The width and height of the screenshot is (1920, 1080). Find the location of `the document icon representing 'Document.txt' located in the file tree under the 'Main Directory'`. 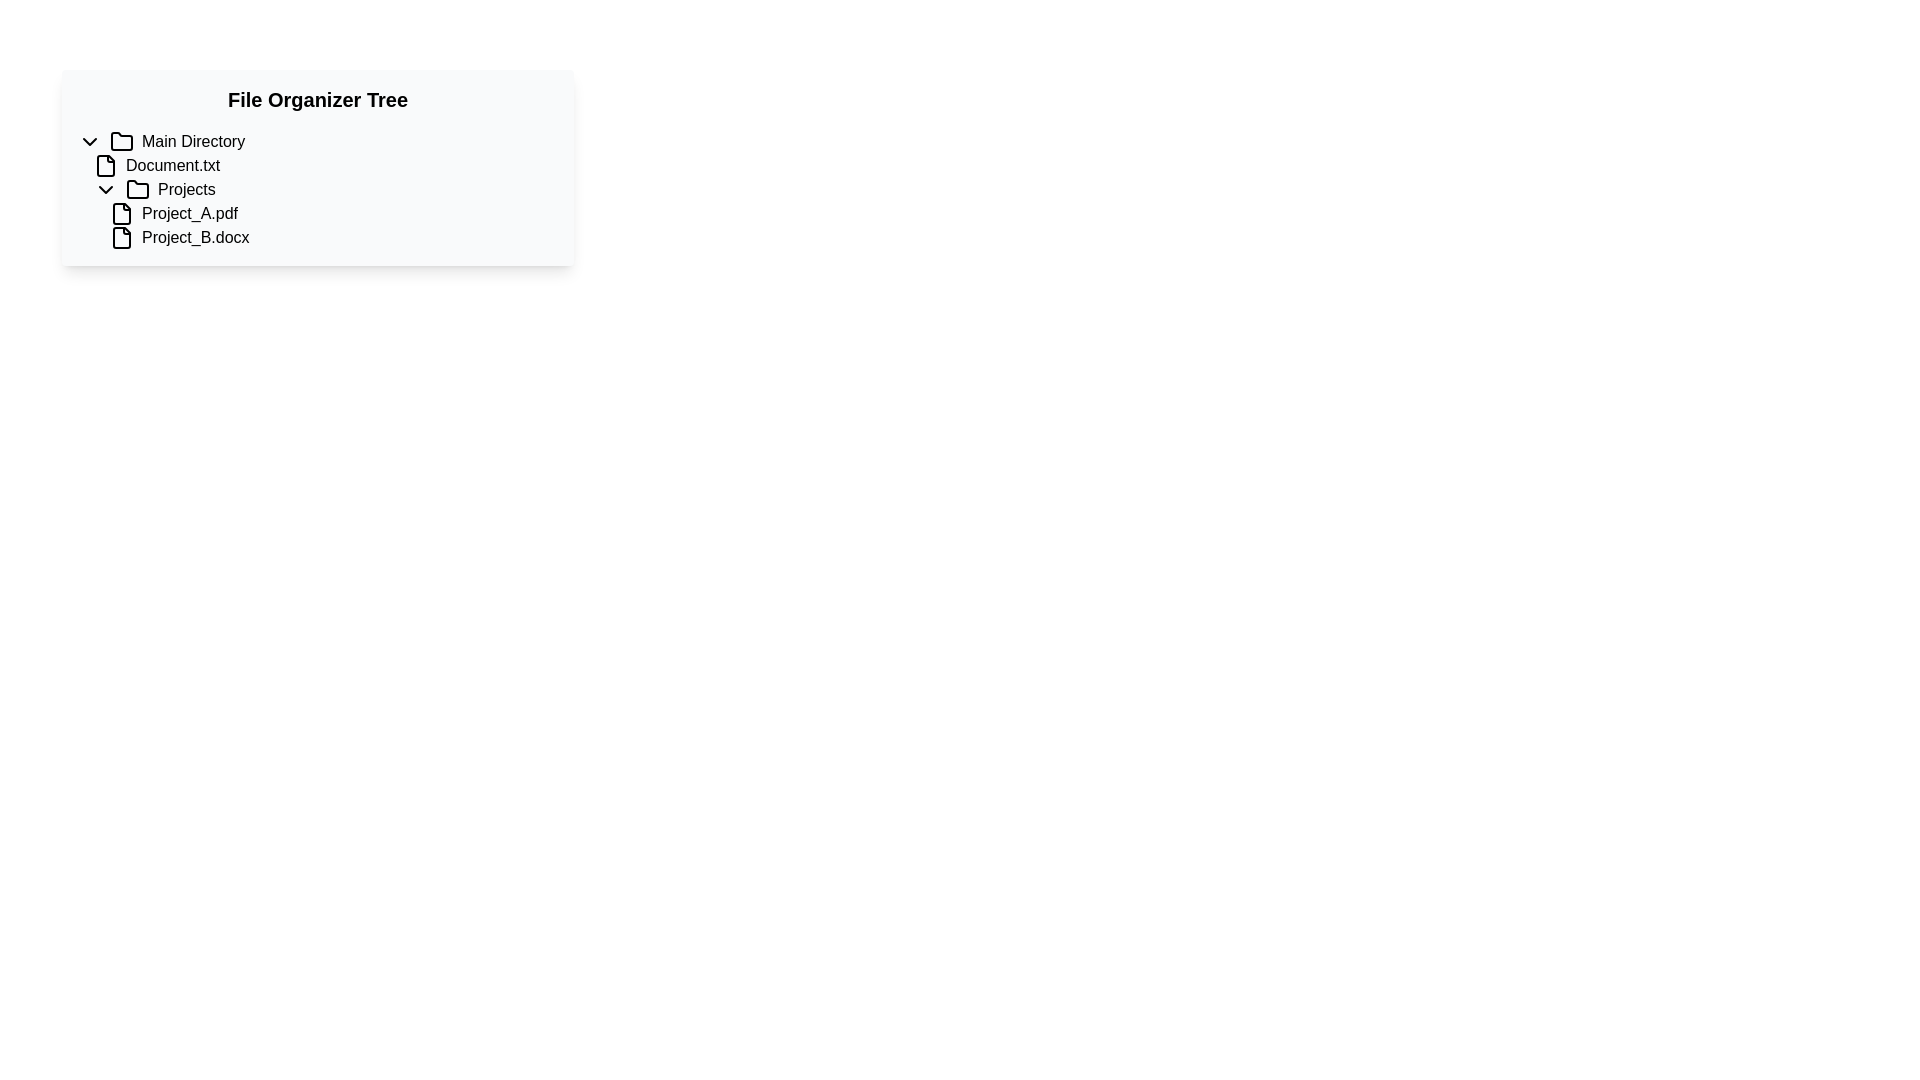

the document icon representing 'Document.txt' located in the file tree under the 'Main Directory' is located at coordinates (104, 164).